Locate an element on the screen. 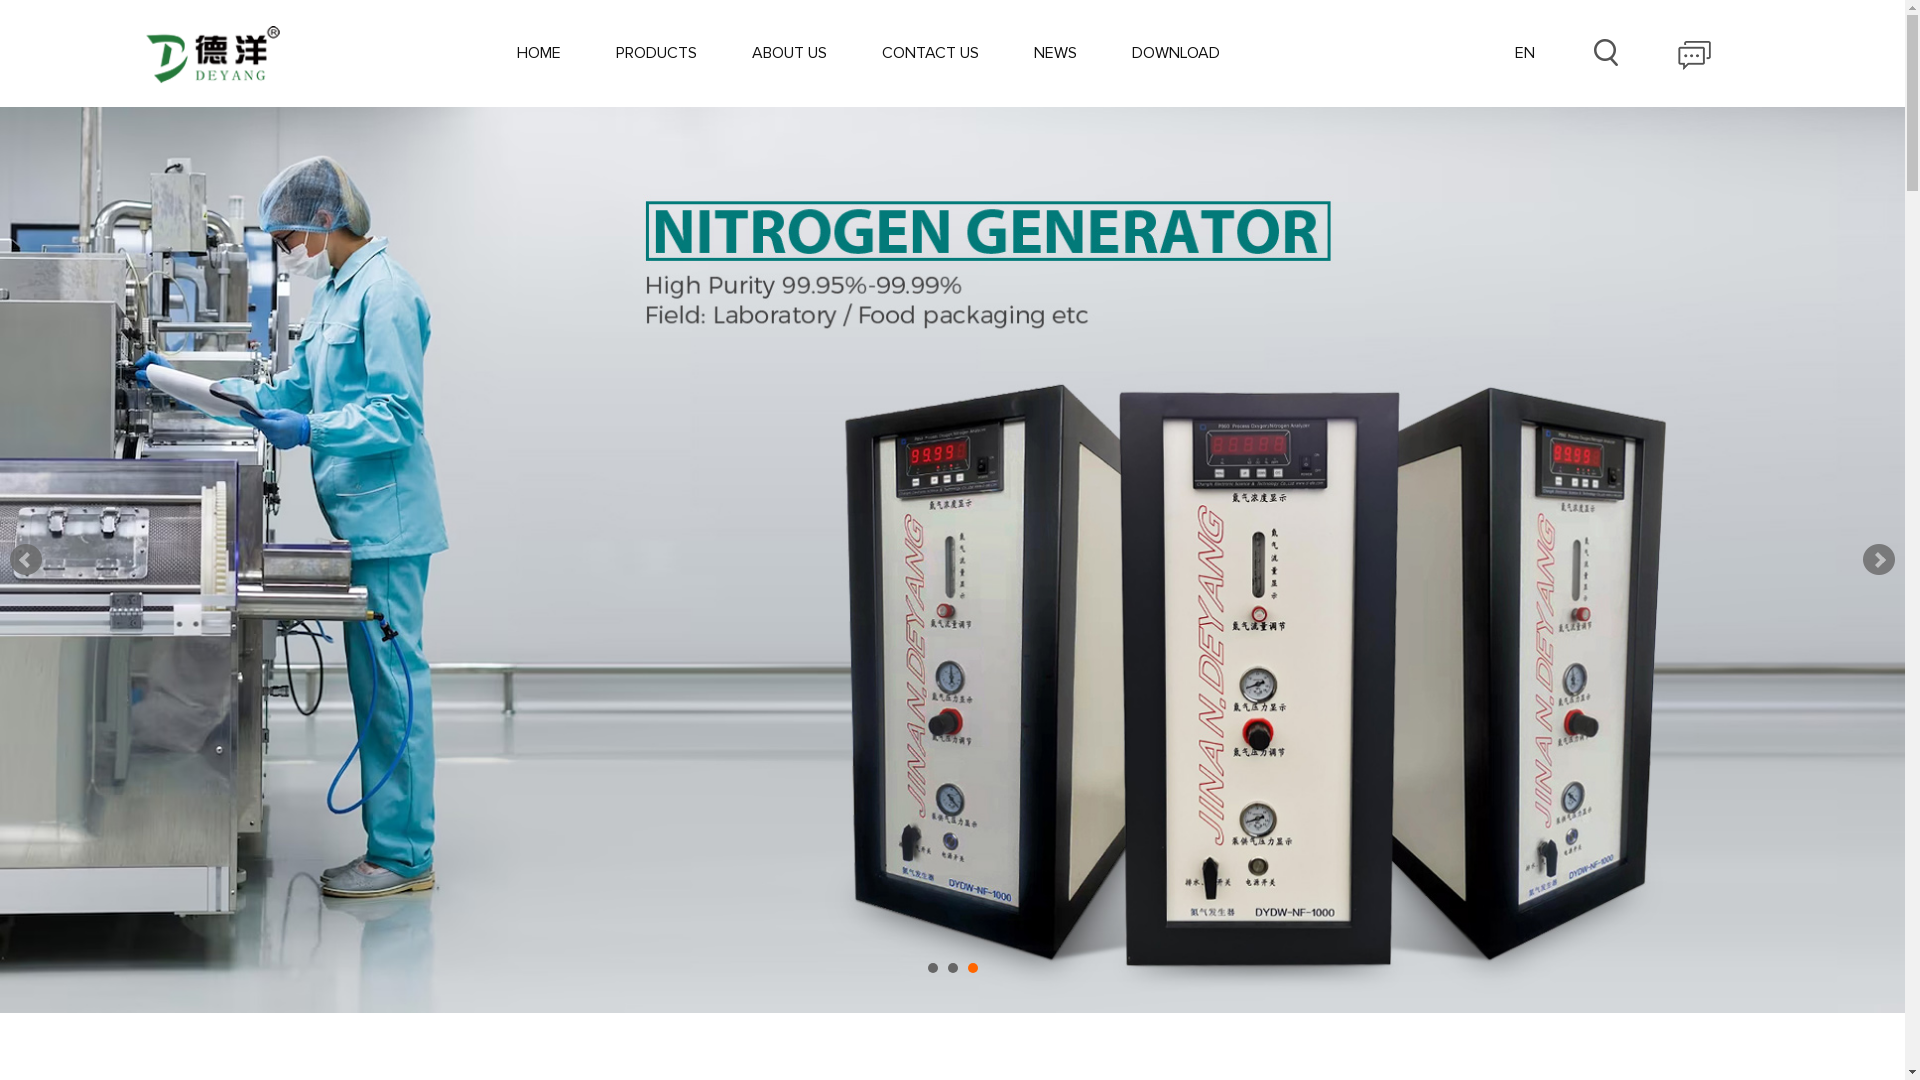  '3' is located at coordinates (973, 967).